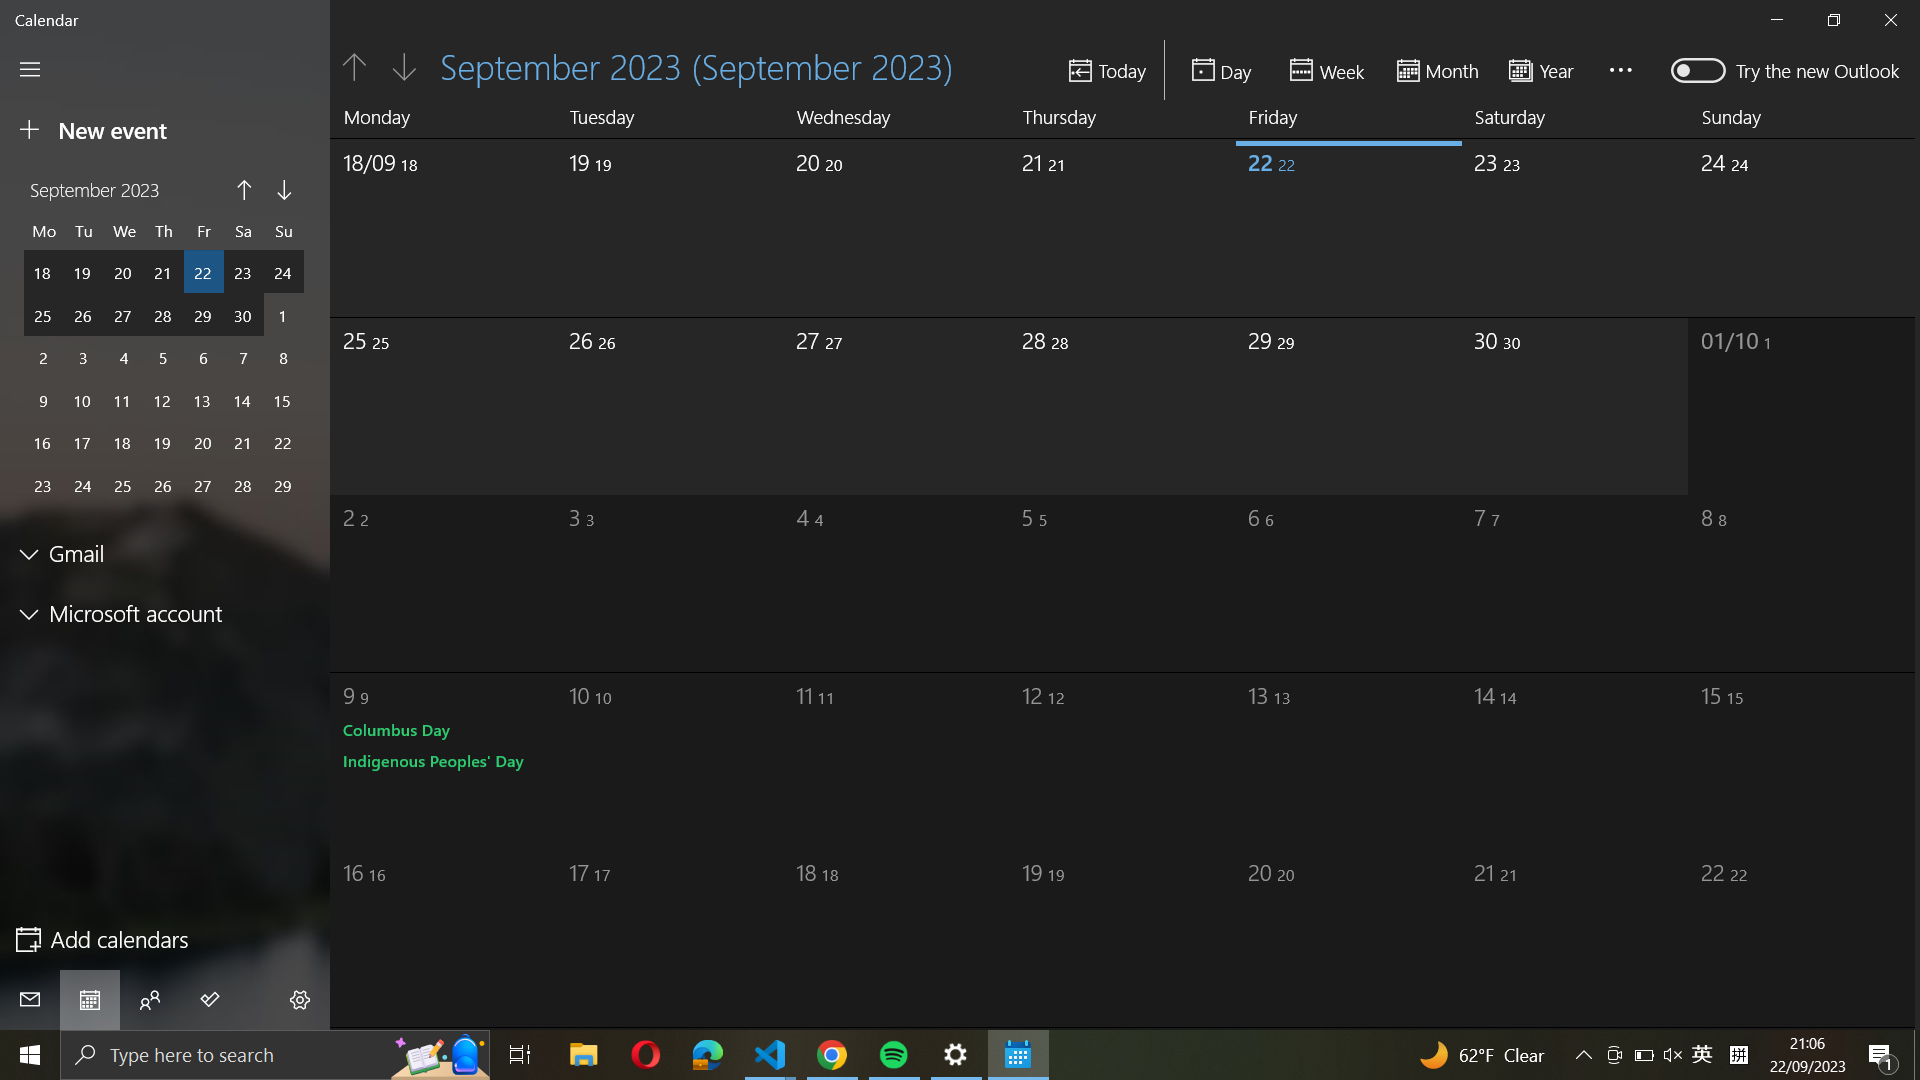 The width and height of the screenshot is (1920, 1080). I want to click on Close the sidebar in the calendar app, so click(30, 68).